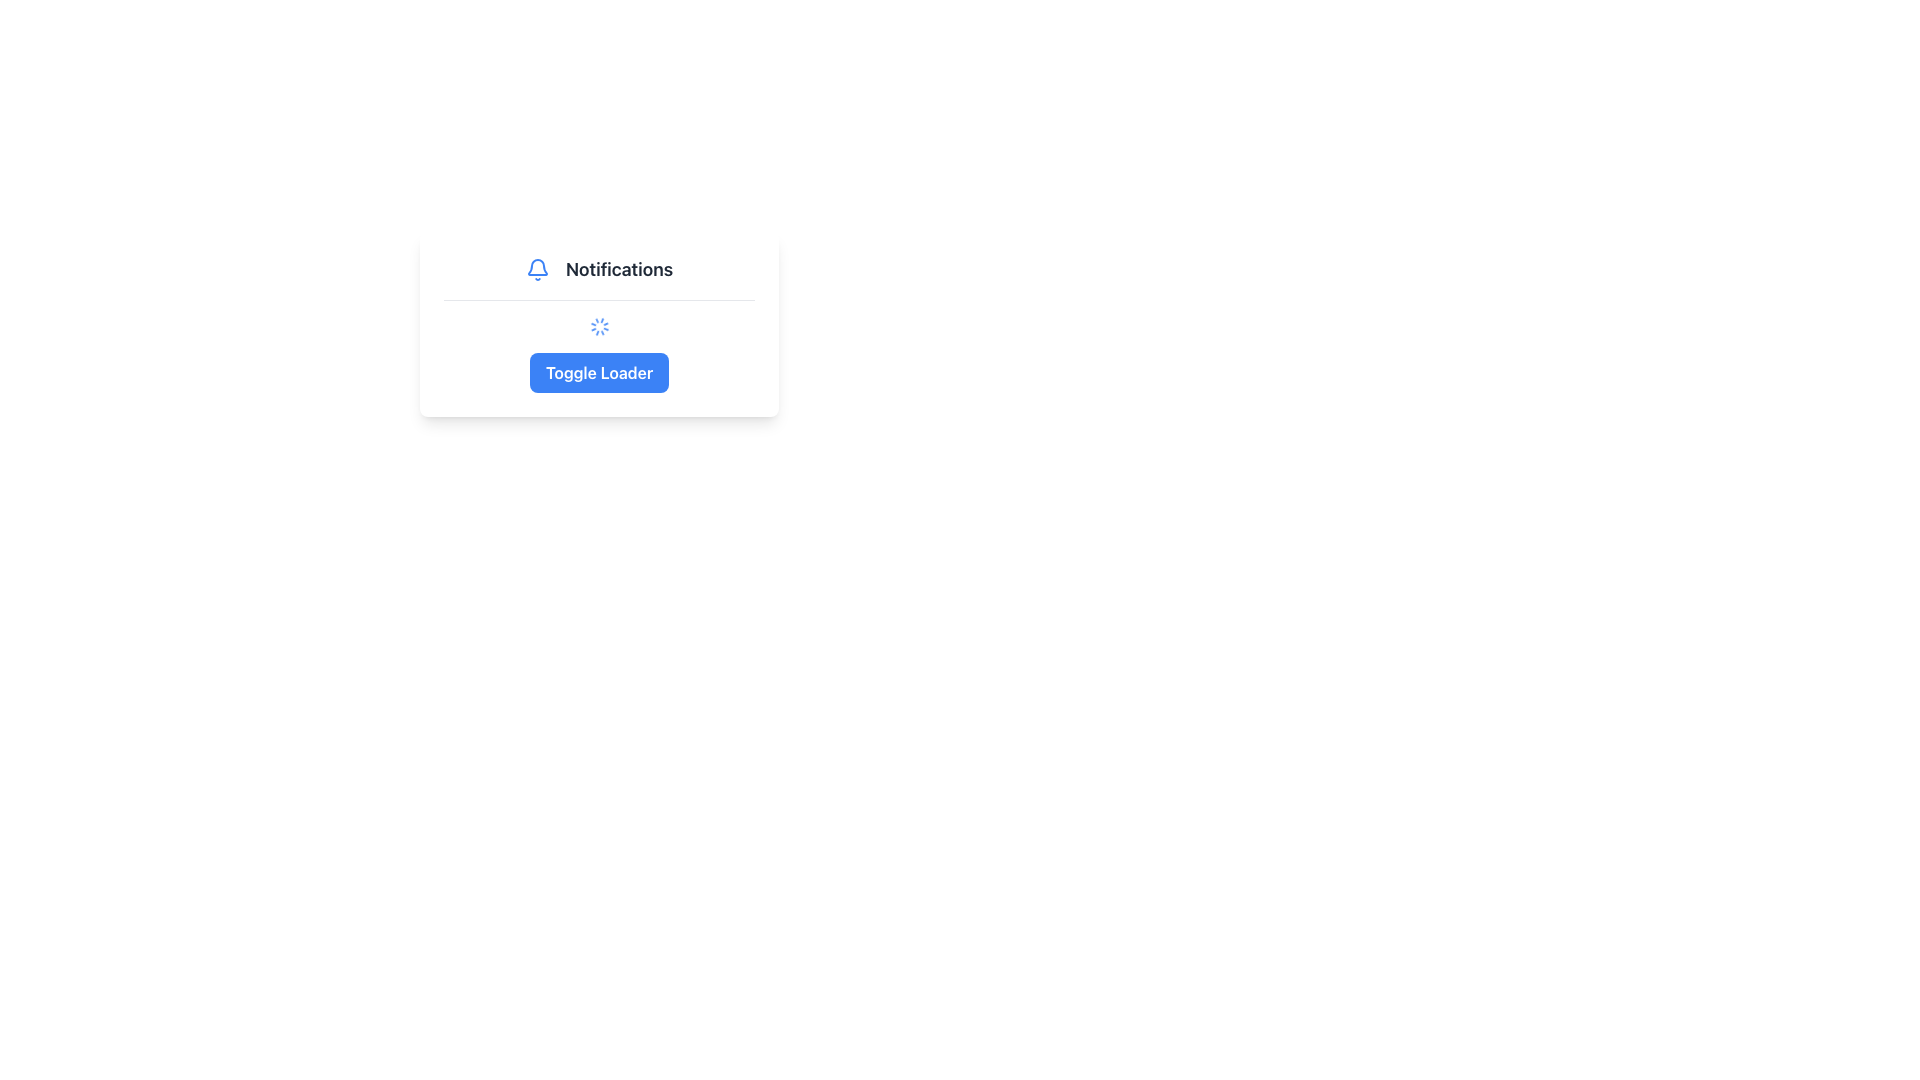  What do you see at coordinates (598, 323) in the screenshot?
I see `the animated state of the loader within the Notifications Card component, which features a blue notification bell icon, bold text 'Notifications', a horizontal divider, and a blue button labeled 'Toggle Loader'` at bounding box center [598, 323].